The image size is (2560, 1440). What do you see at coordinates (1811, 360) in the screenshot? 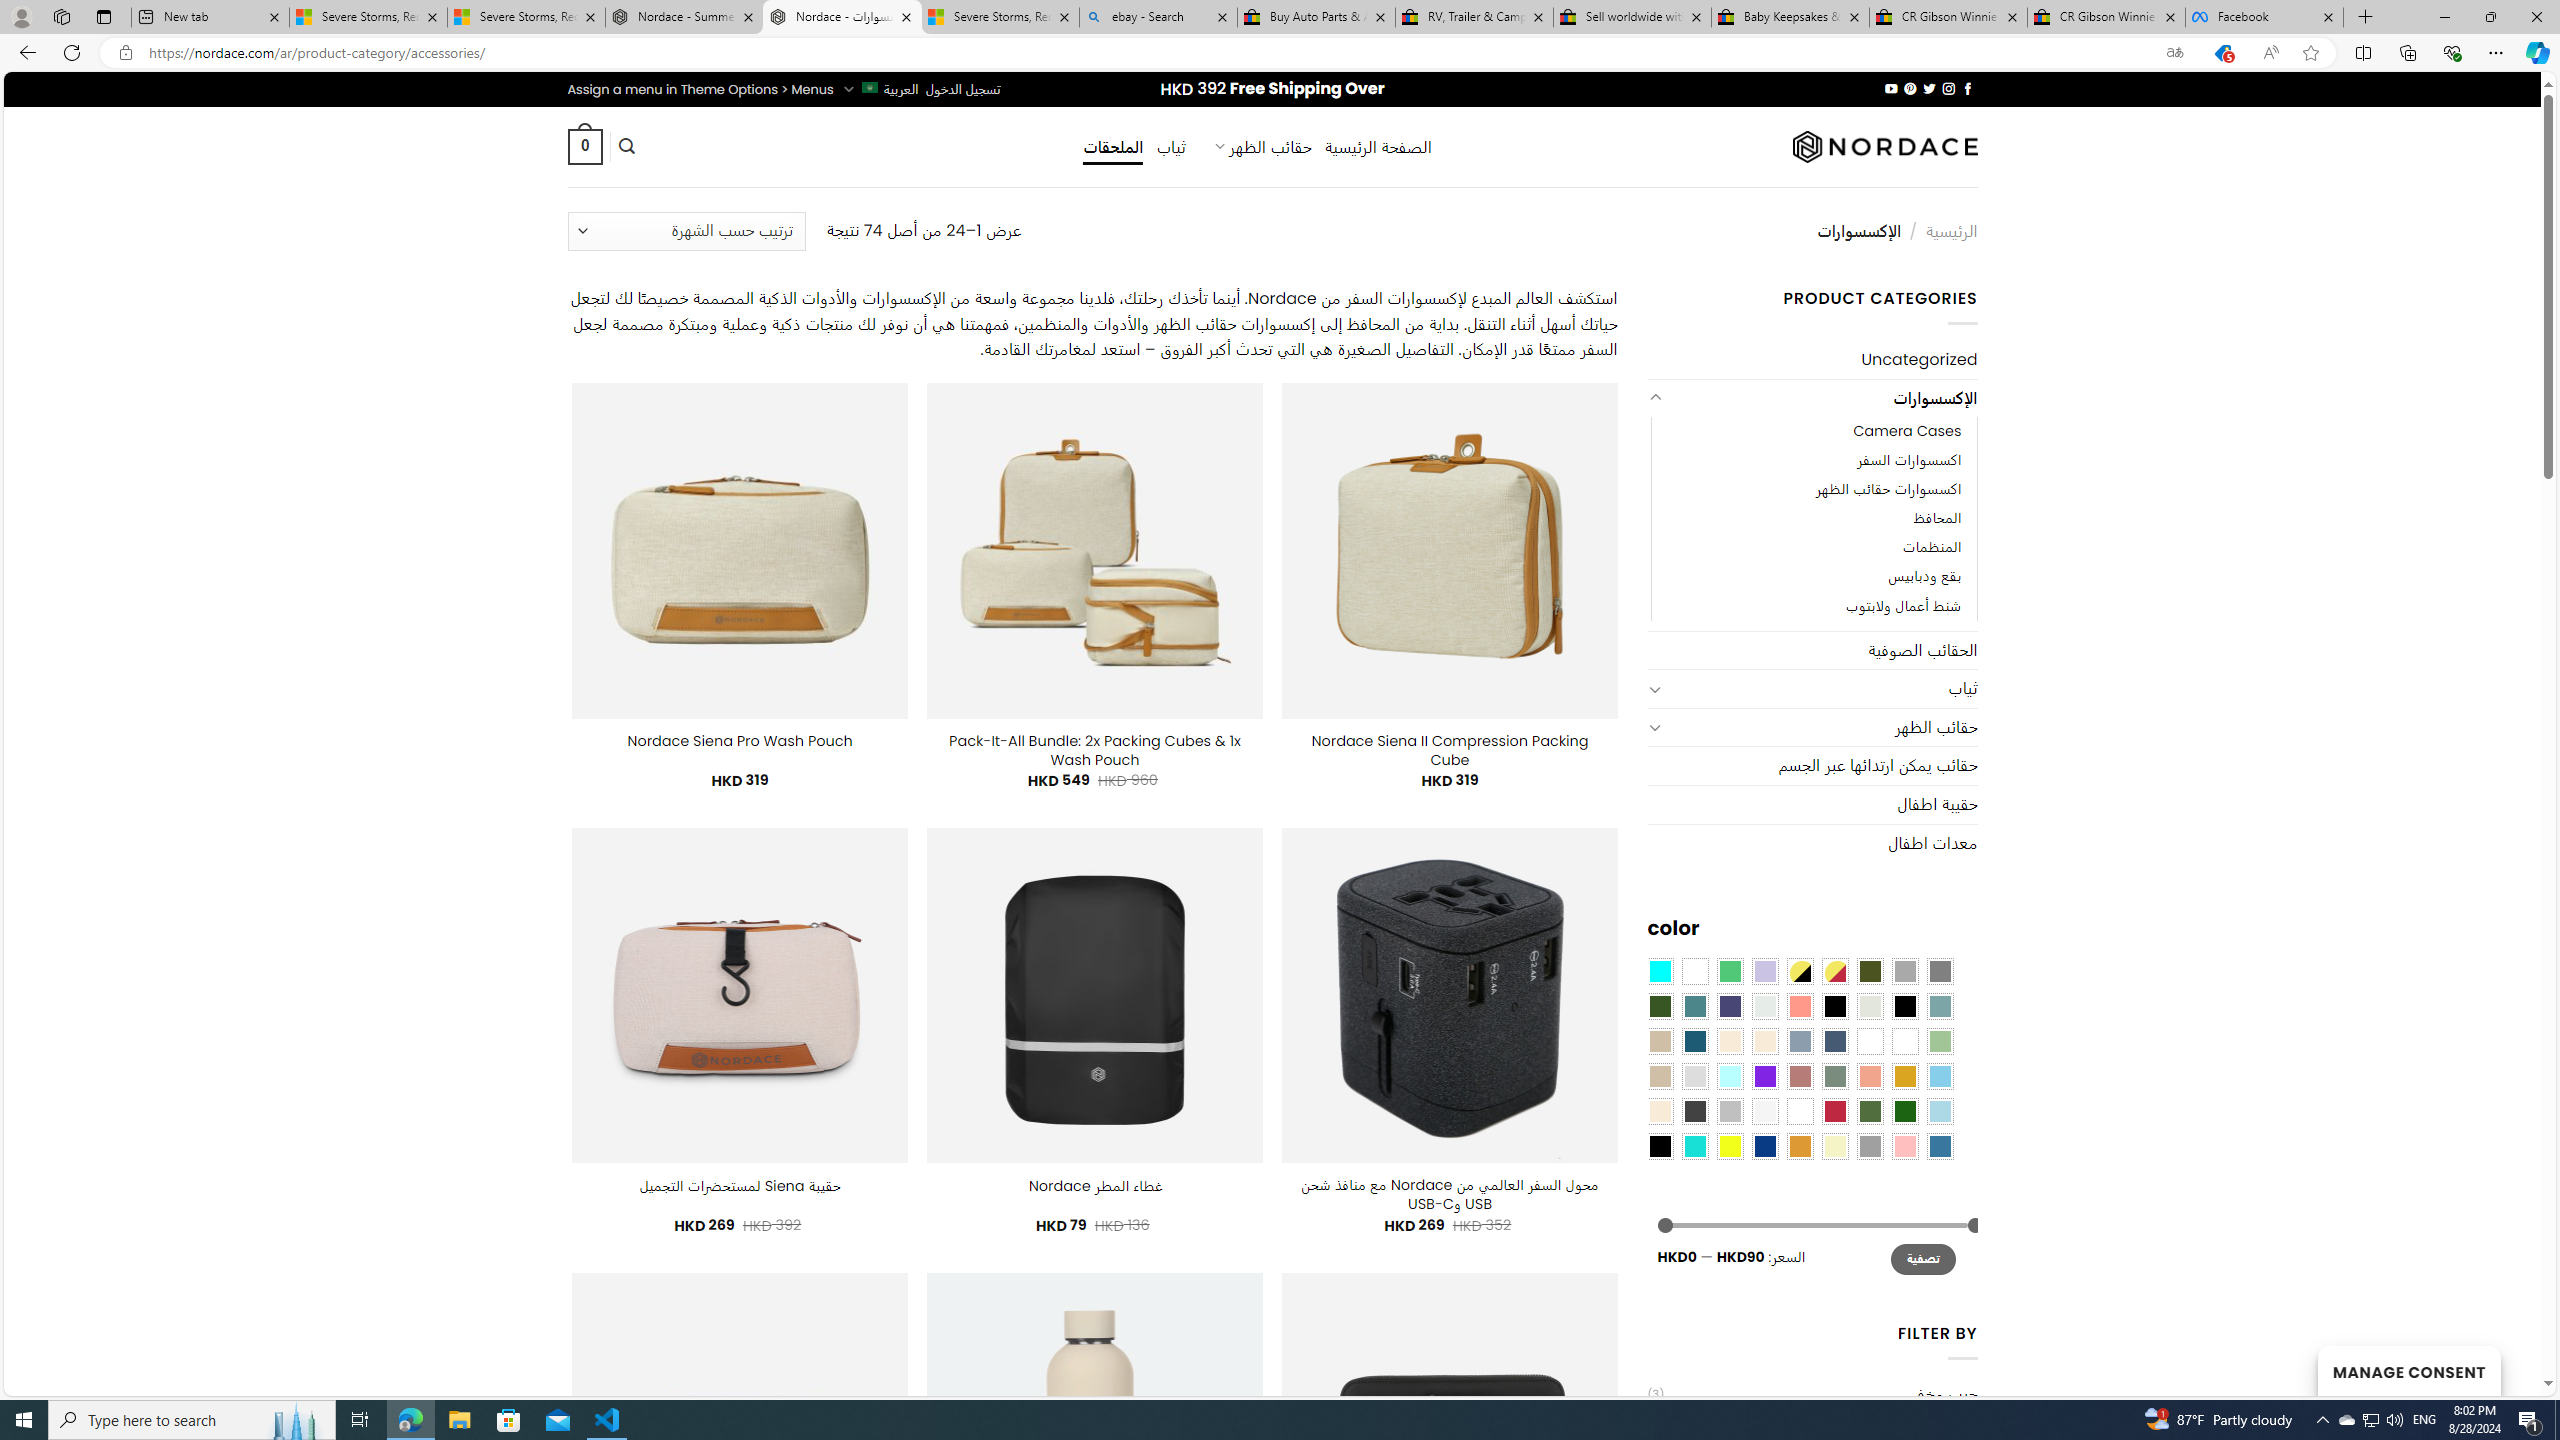
I see `'Uncategorized'` at bounding box center [1811, 360].